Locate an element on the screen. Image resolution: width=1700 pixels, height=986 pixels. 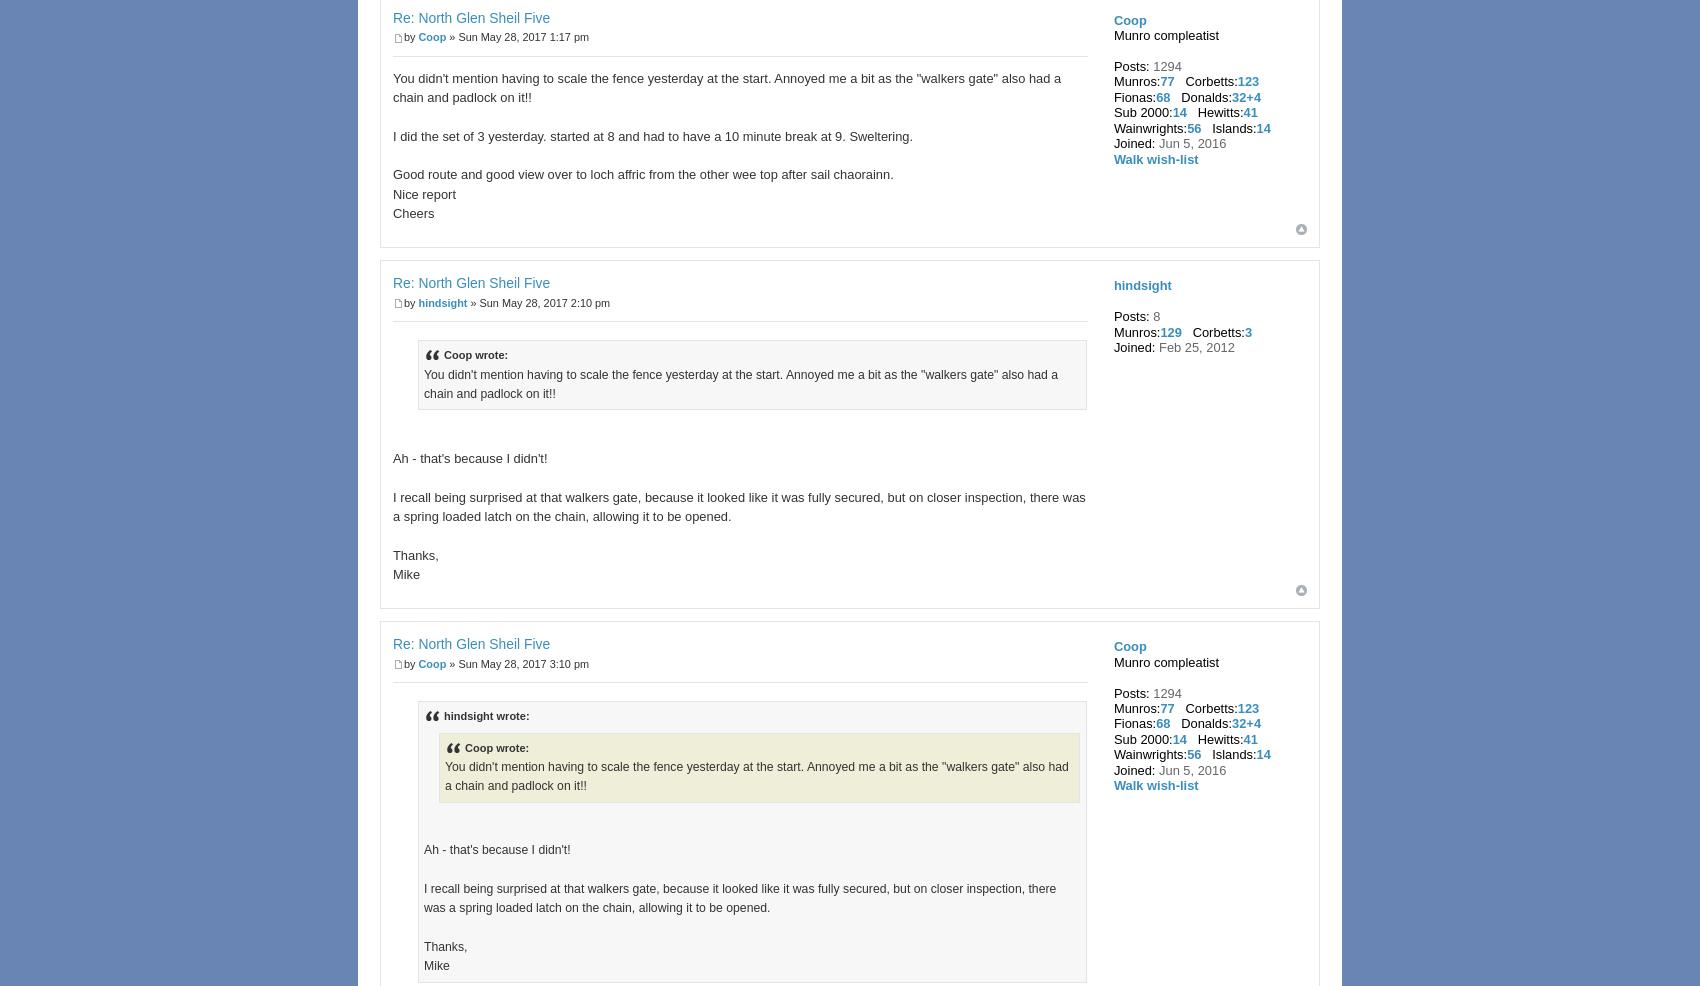
'» Sun May 28, 2017 2:10 pm' is located at coordinates (537, 302).